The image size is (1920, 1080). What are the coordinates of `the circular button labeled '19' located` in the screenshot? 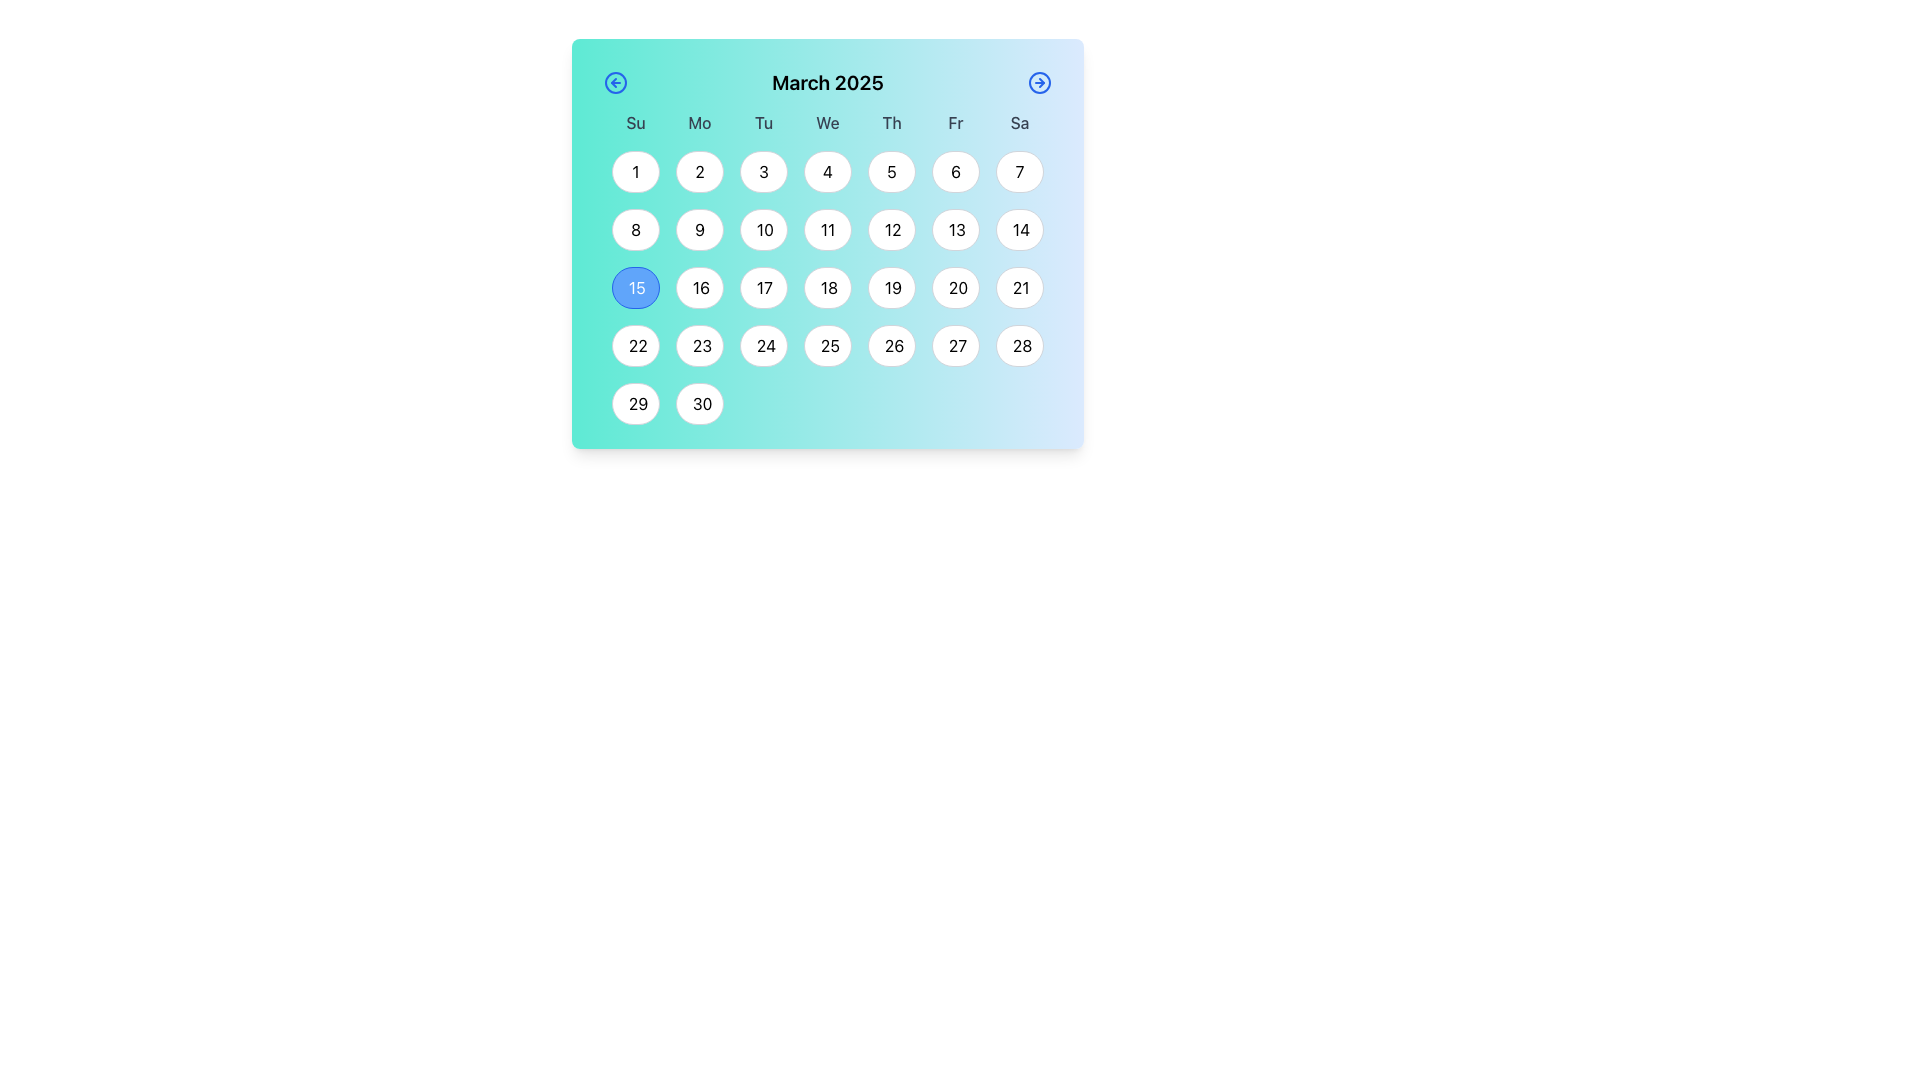 It's located at (891, 288).